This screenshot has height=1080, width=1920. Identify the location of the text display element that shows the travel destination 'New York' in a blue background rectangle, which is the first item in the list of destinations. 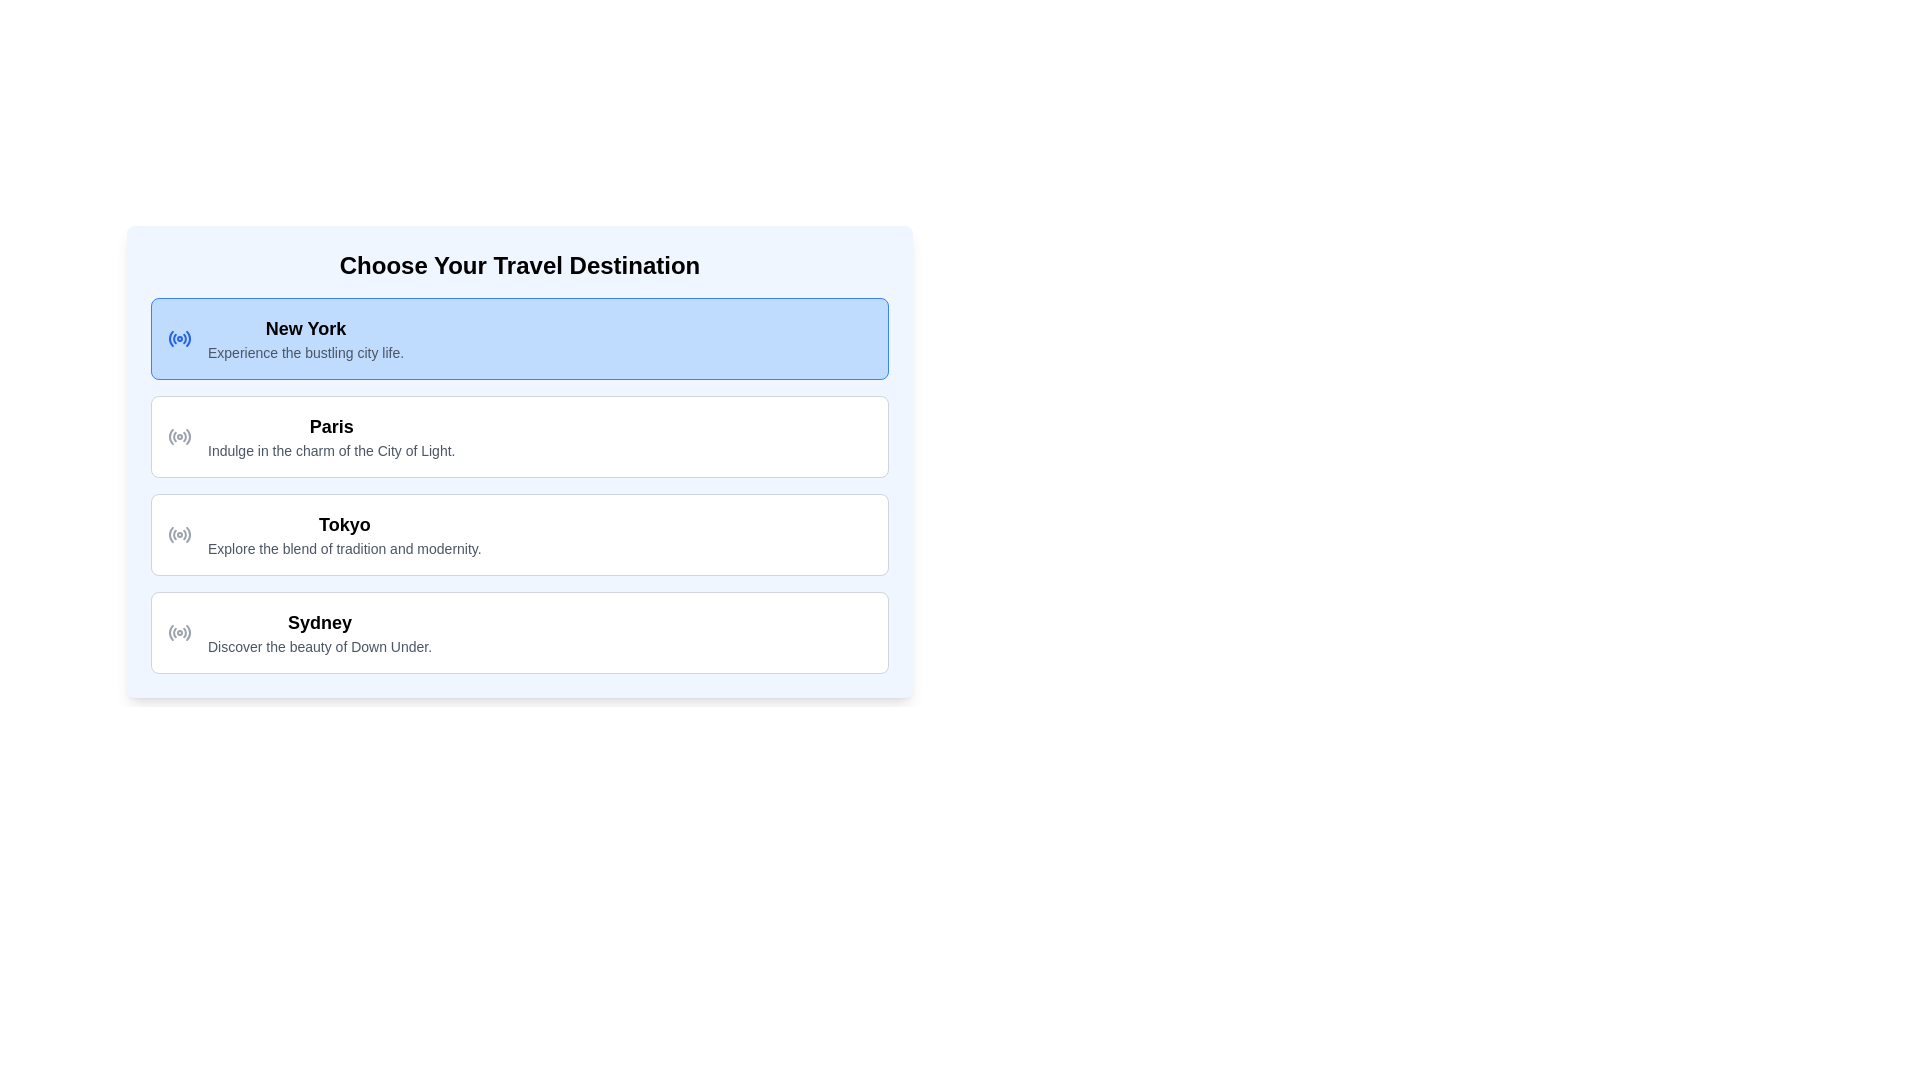
(305, 338).